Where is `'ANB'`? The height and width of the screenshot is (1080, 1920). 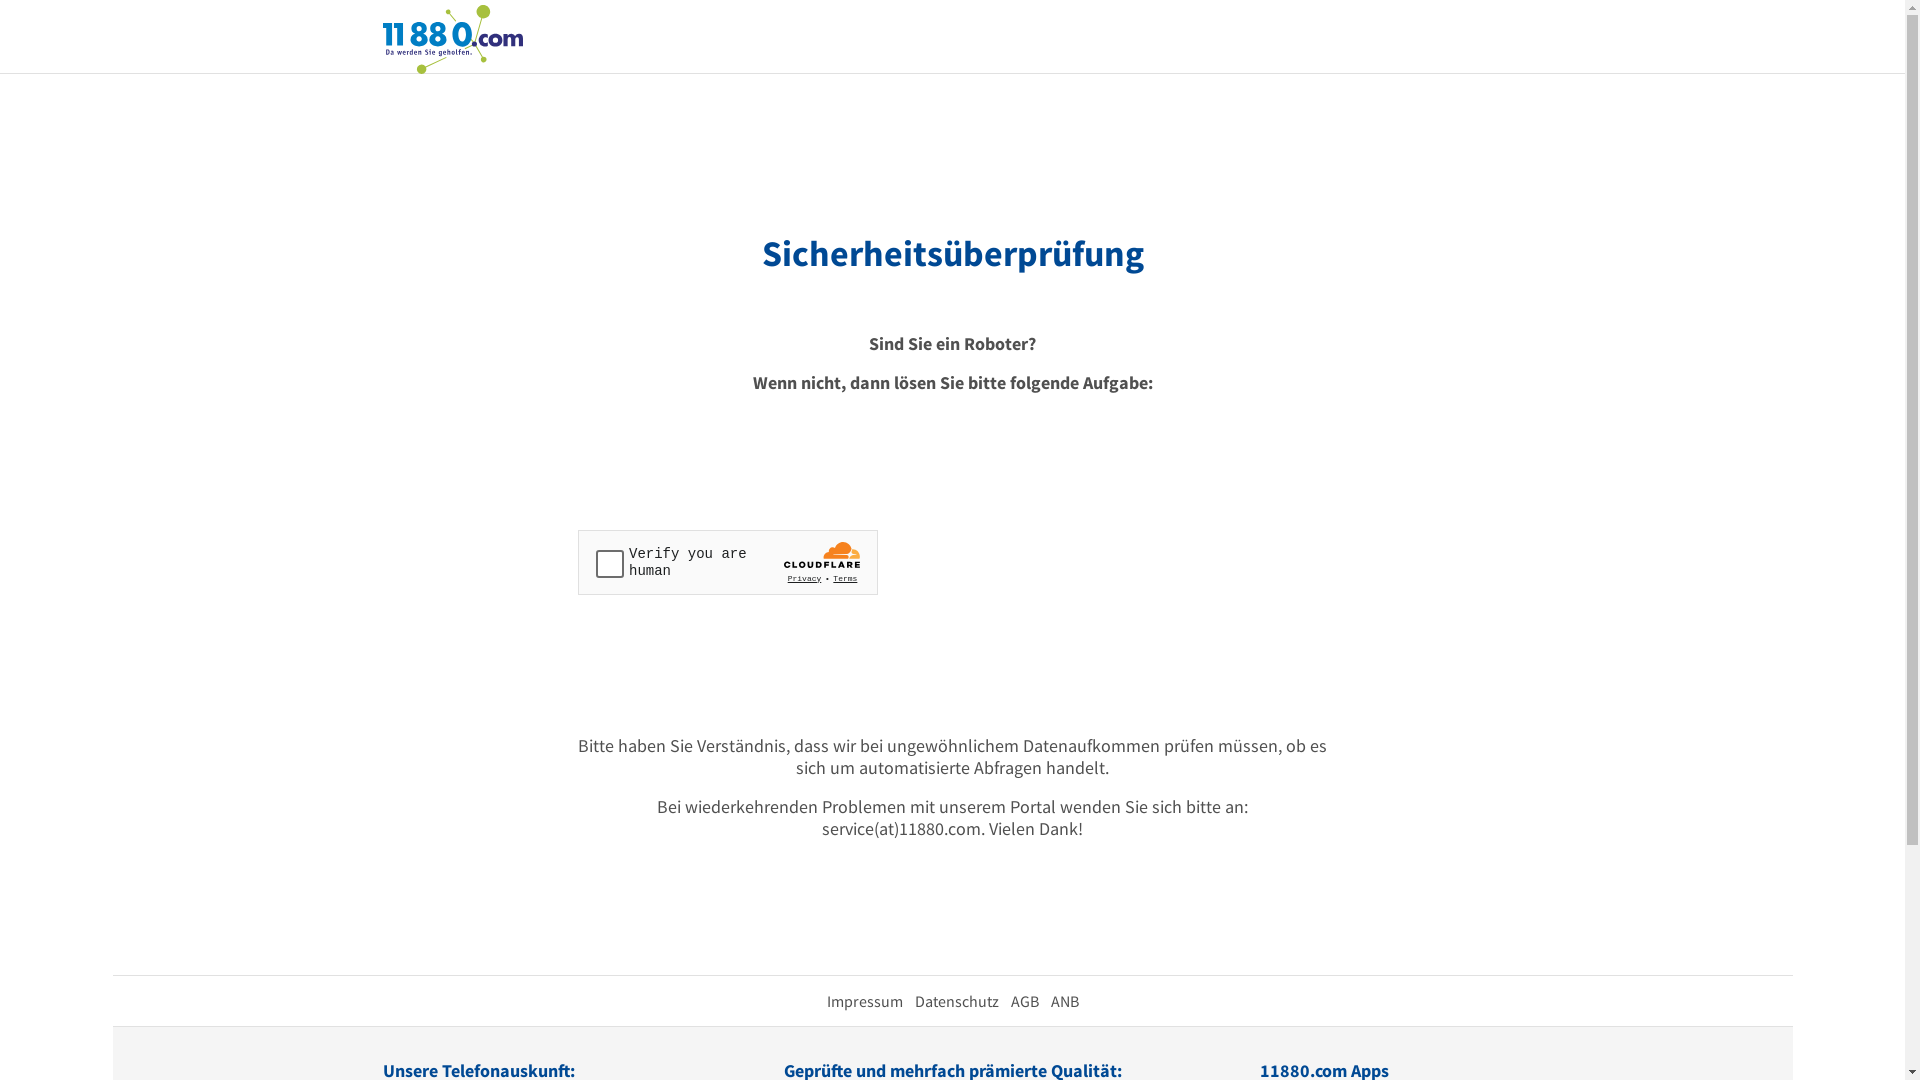
'ANB' is located at coordinates (1063, 1001).